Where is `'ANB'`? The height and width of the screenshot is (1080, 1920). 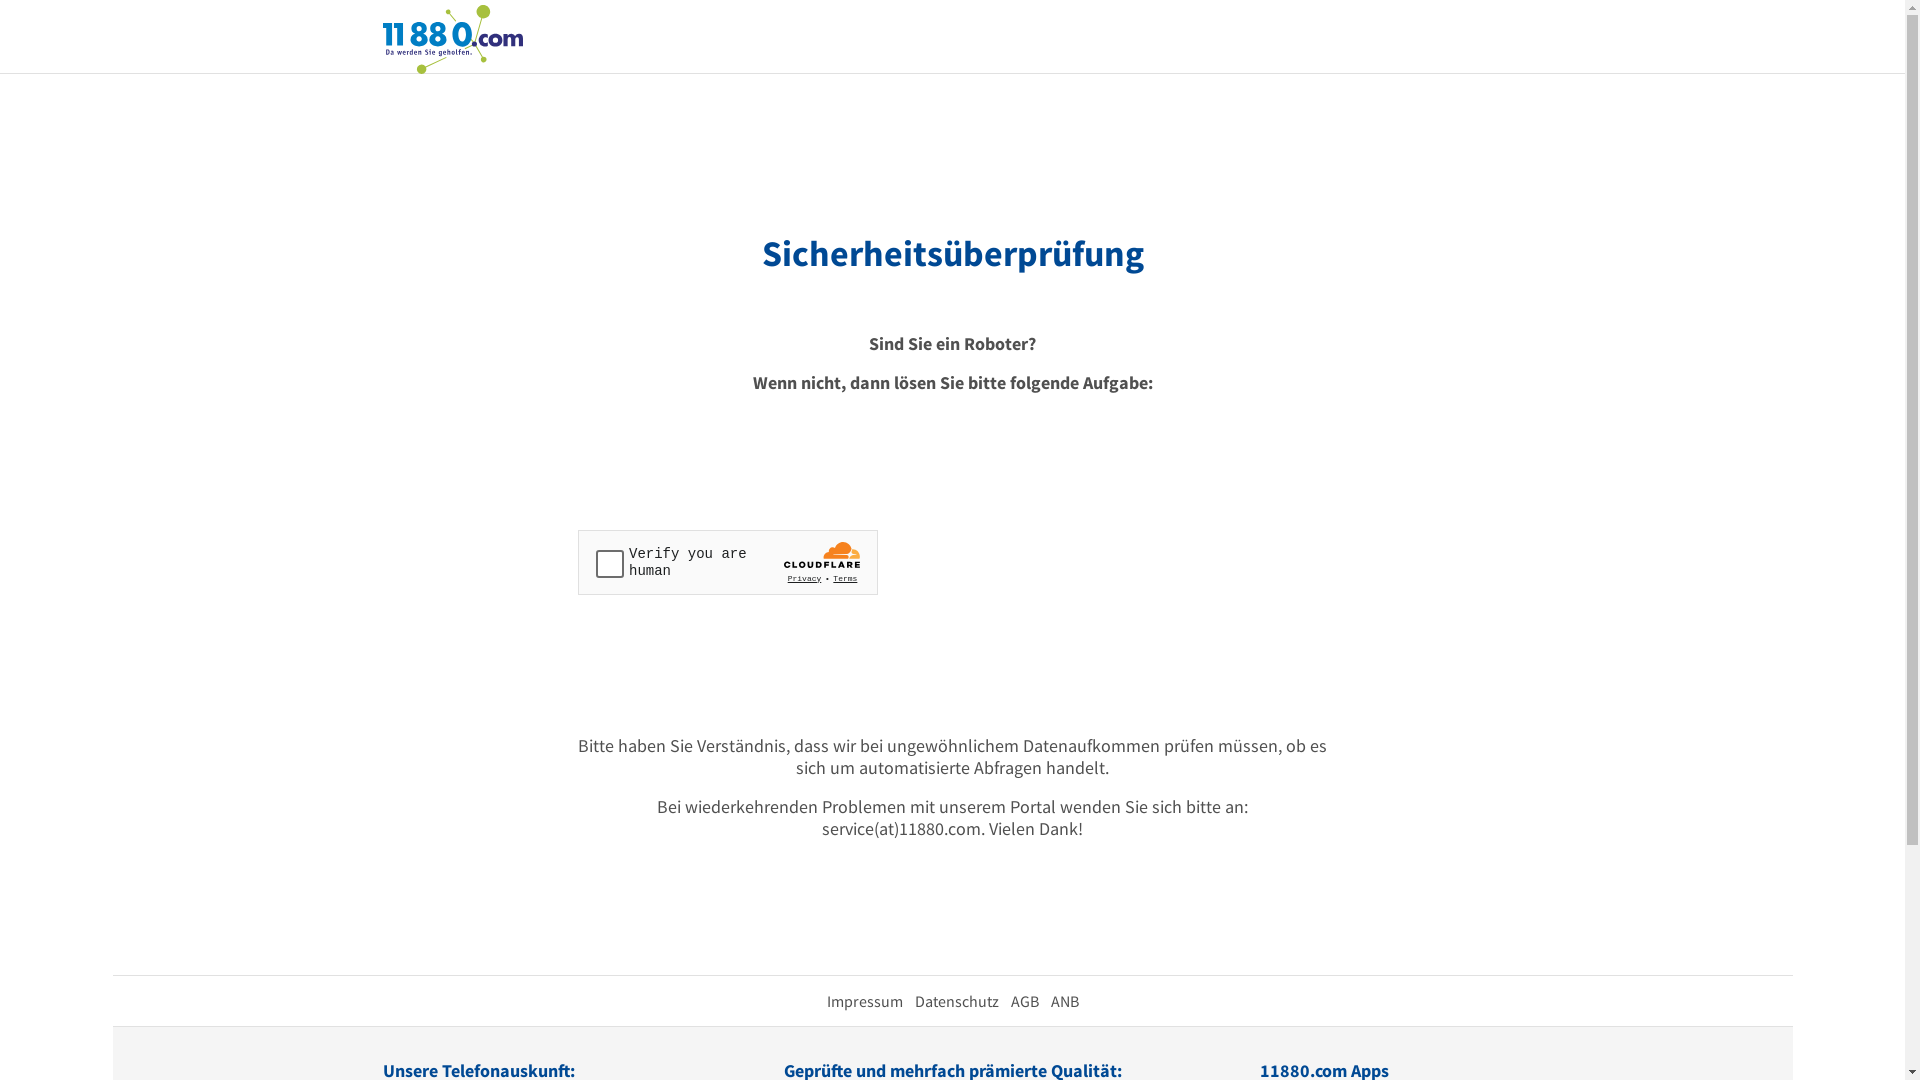
'ANB' is located at coordinates (1063, 1001).